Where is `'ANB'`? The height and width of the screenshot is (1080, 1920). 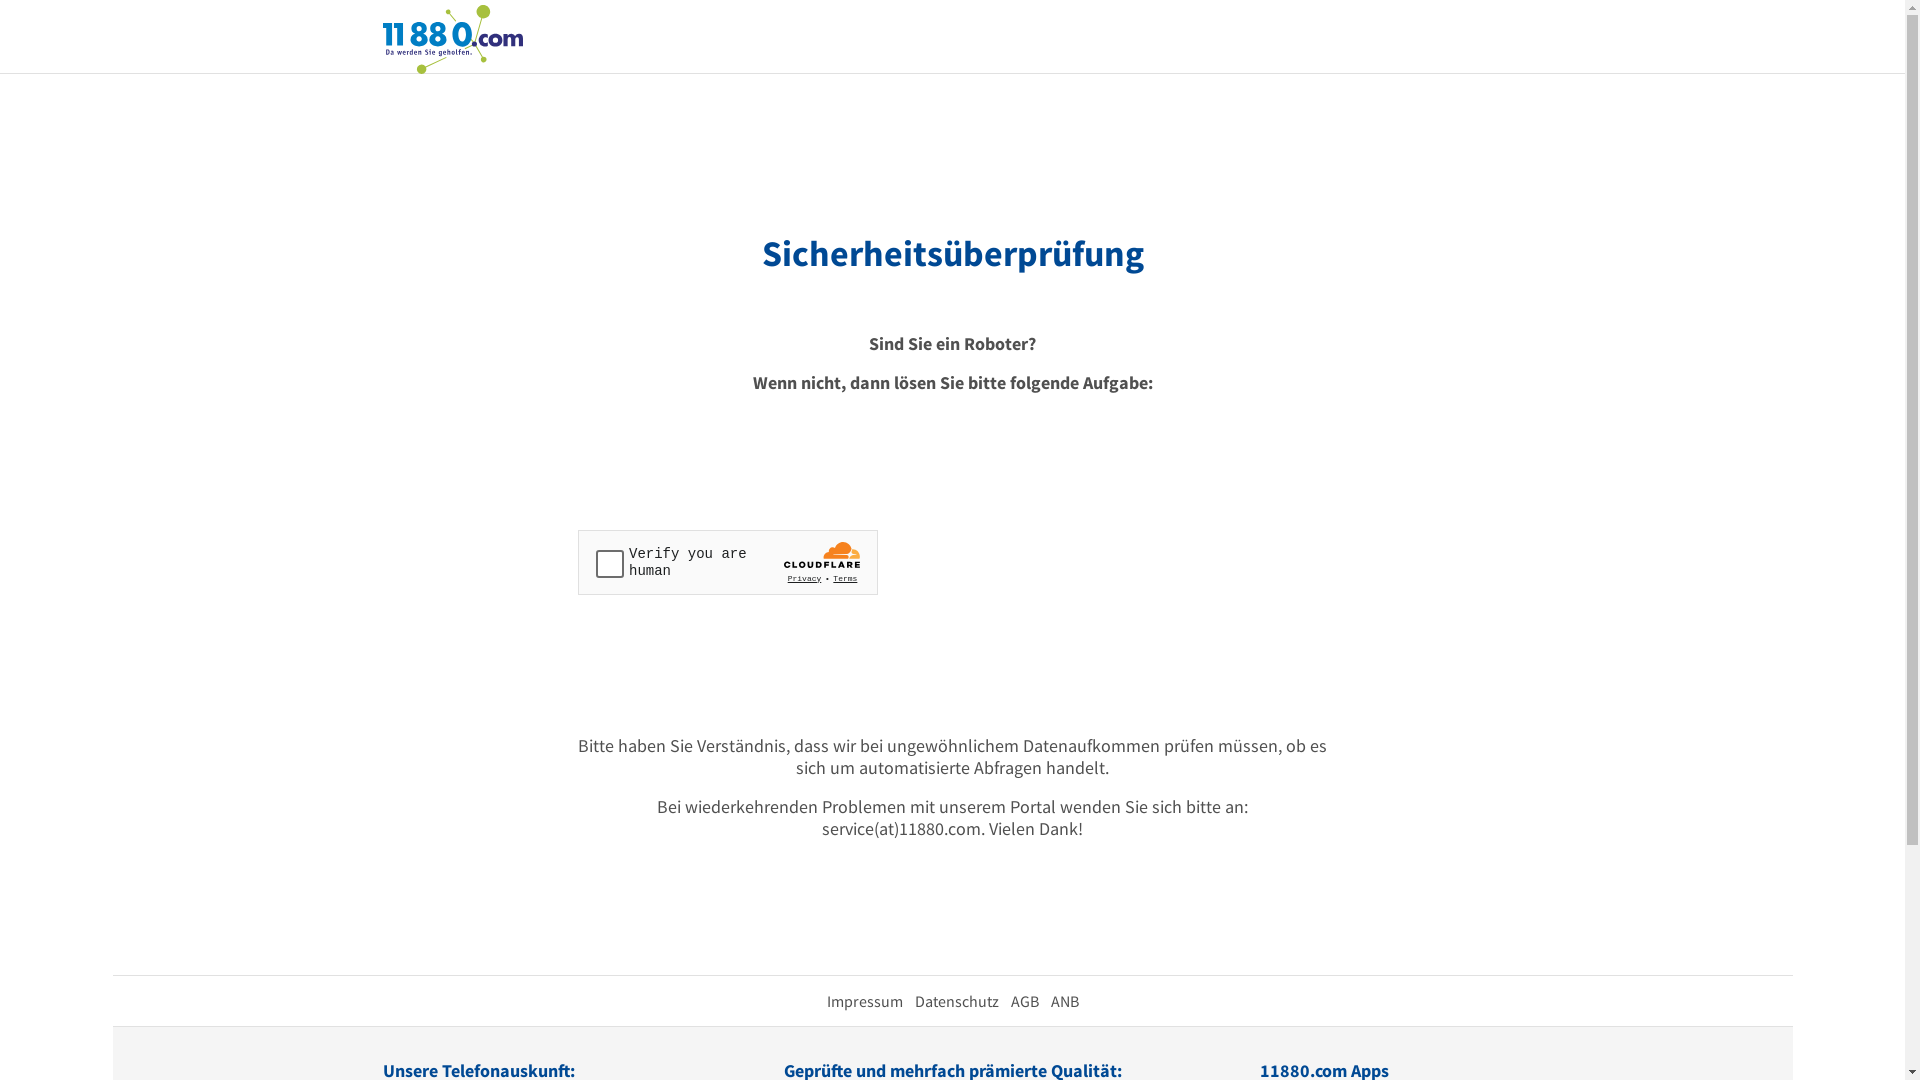
'ANB' is located at coordinates (1063, 1001).